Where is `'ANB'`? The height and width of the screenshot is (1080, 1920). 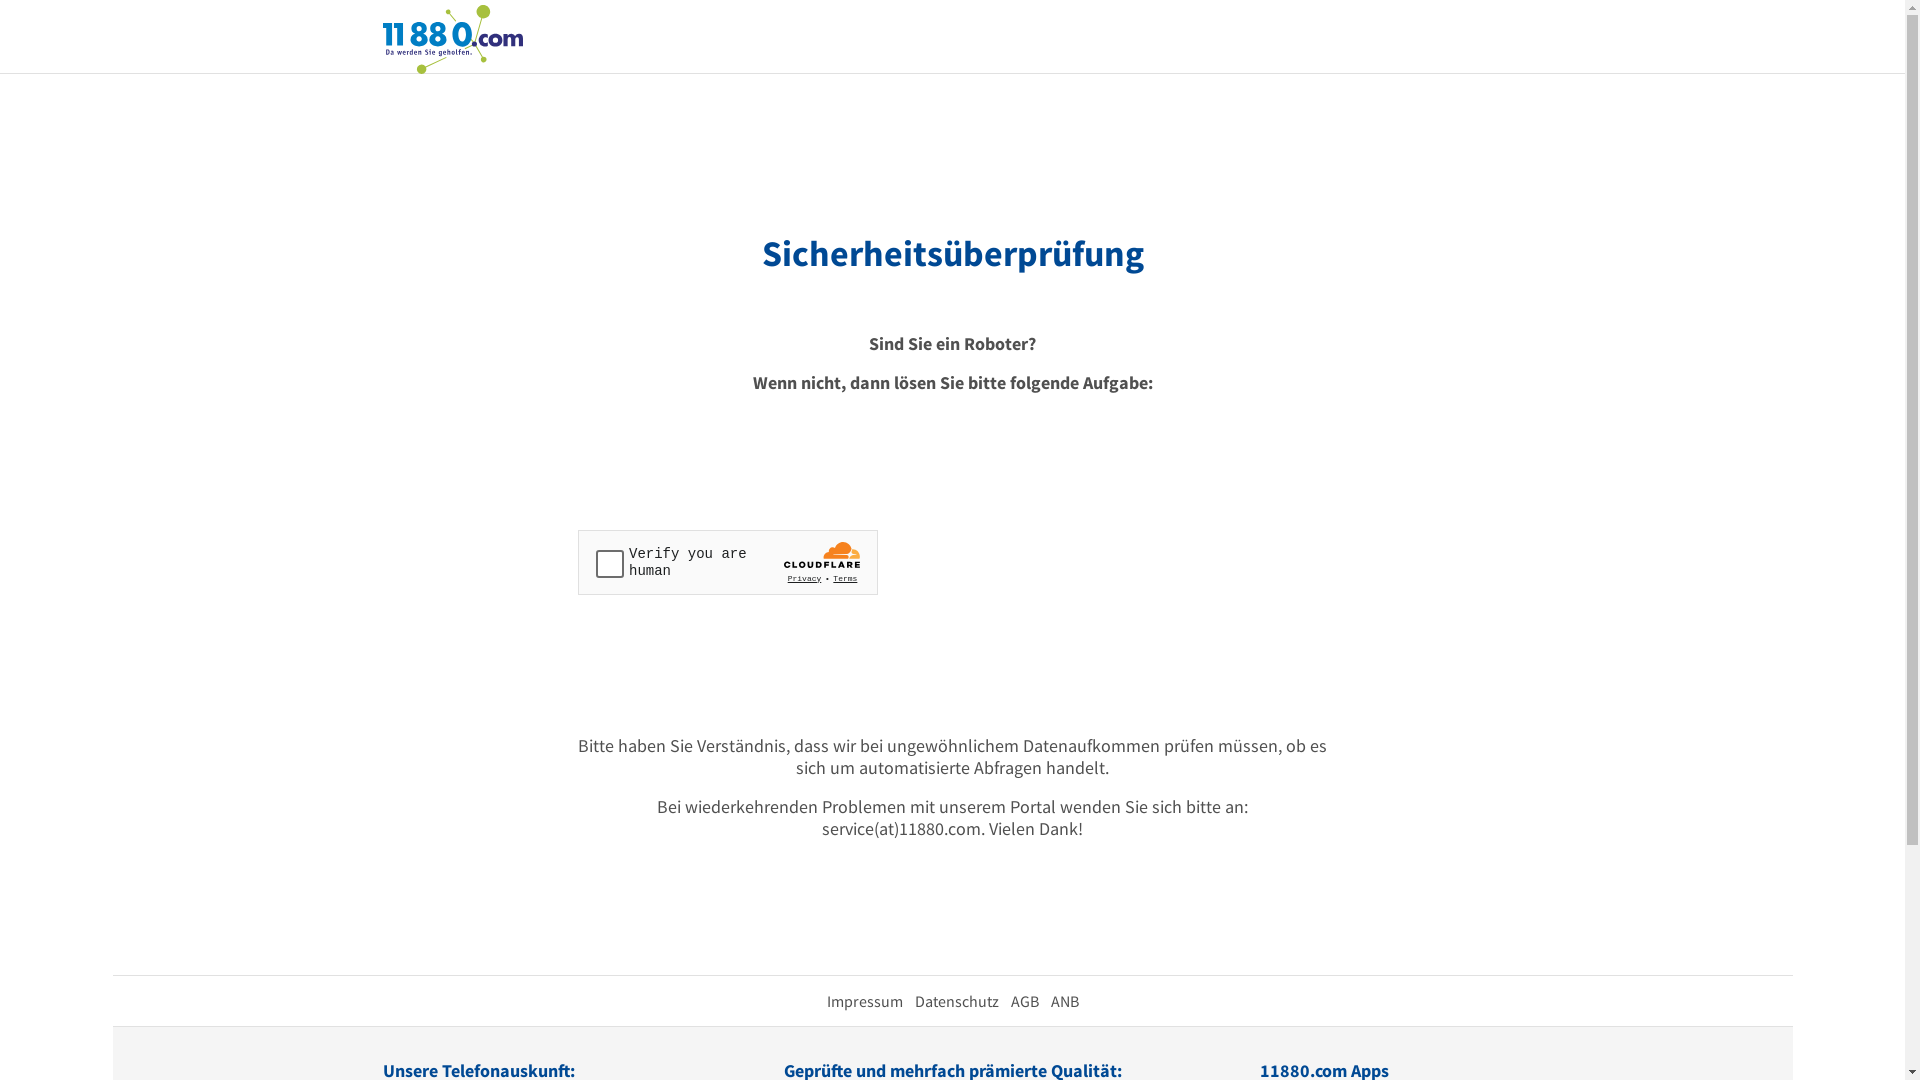
'ANB' is located at coordinates (1063, 1001).